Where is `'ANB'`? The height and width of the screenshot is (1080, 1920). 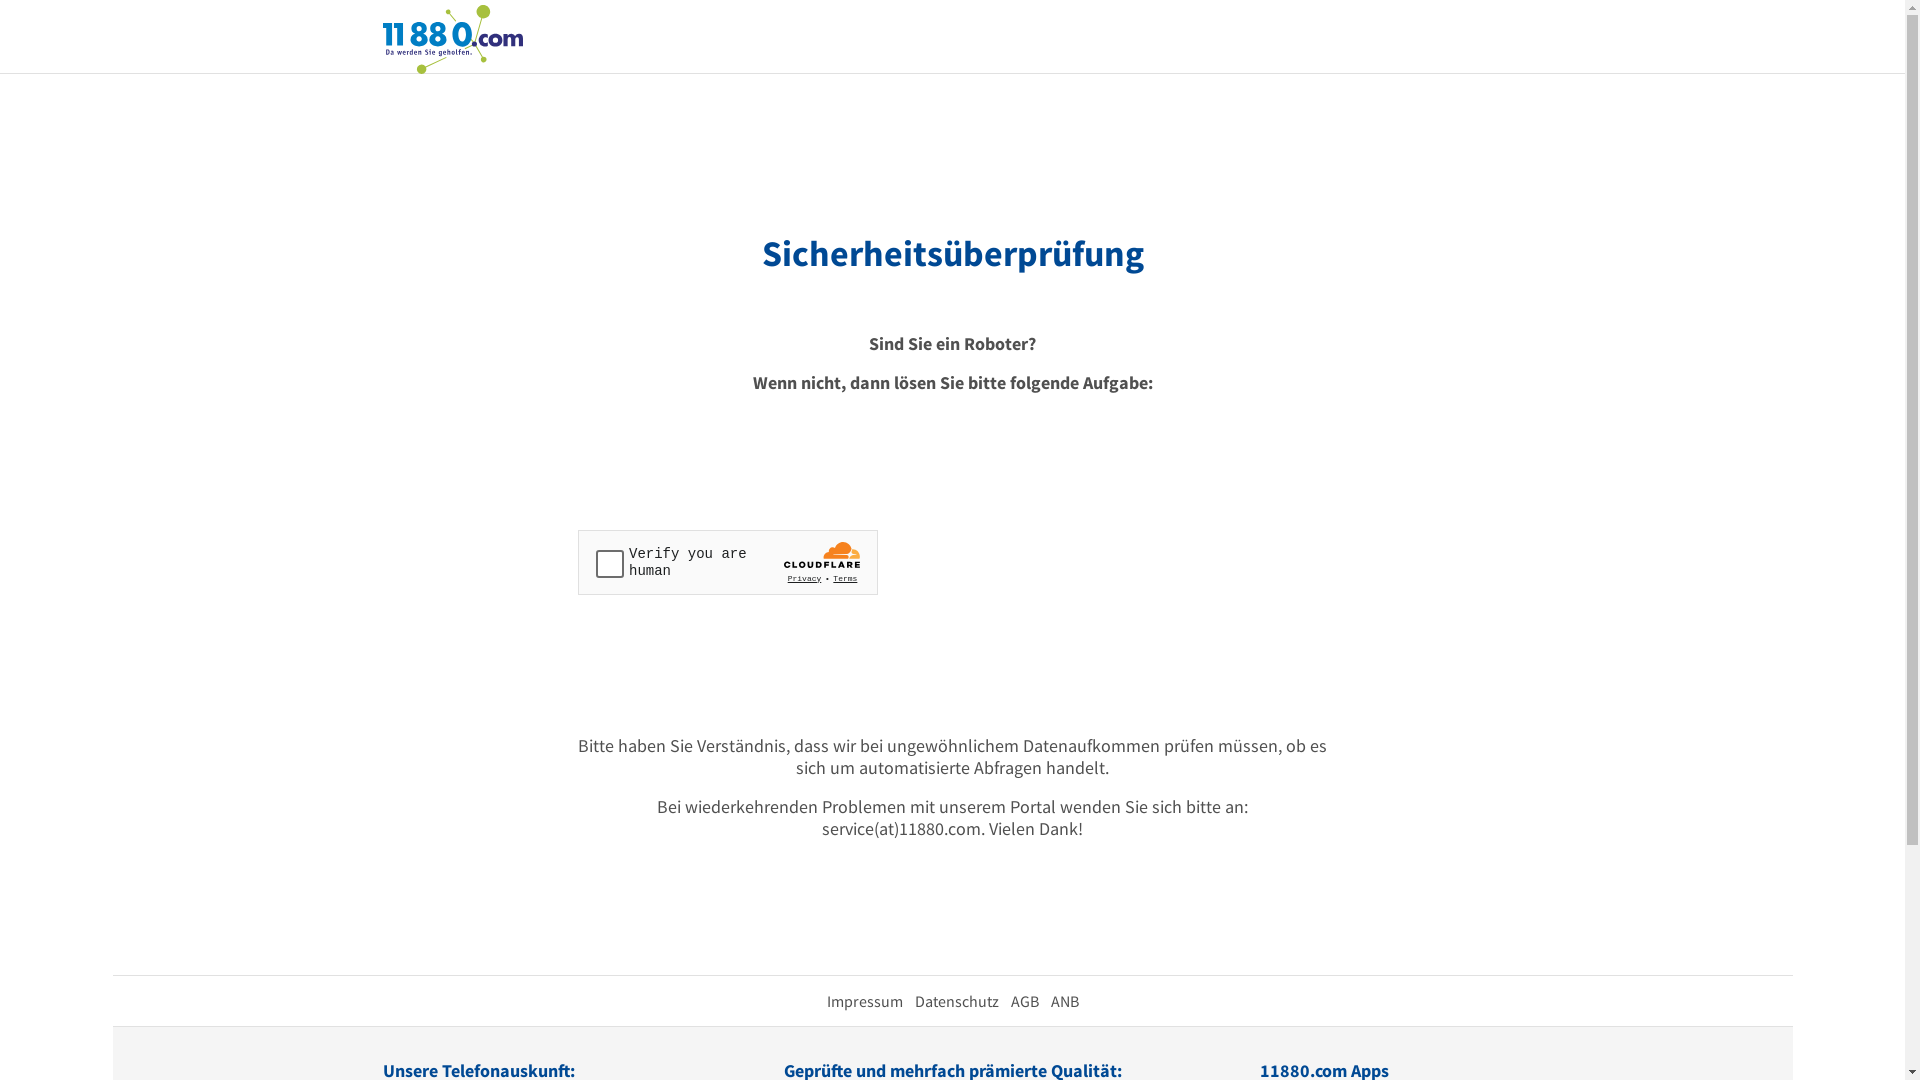
'ANB' is located at coordinates (1063, 1001).